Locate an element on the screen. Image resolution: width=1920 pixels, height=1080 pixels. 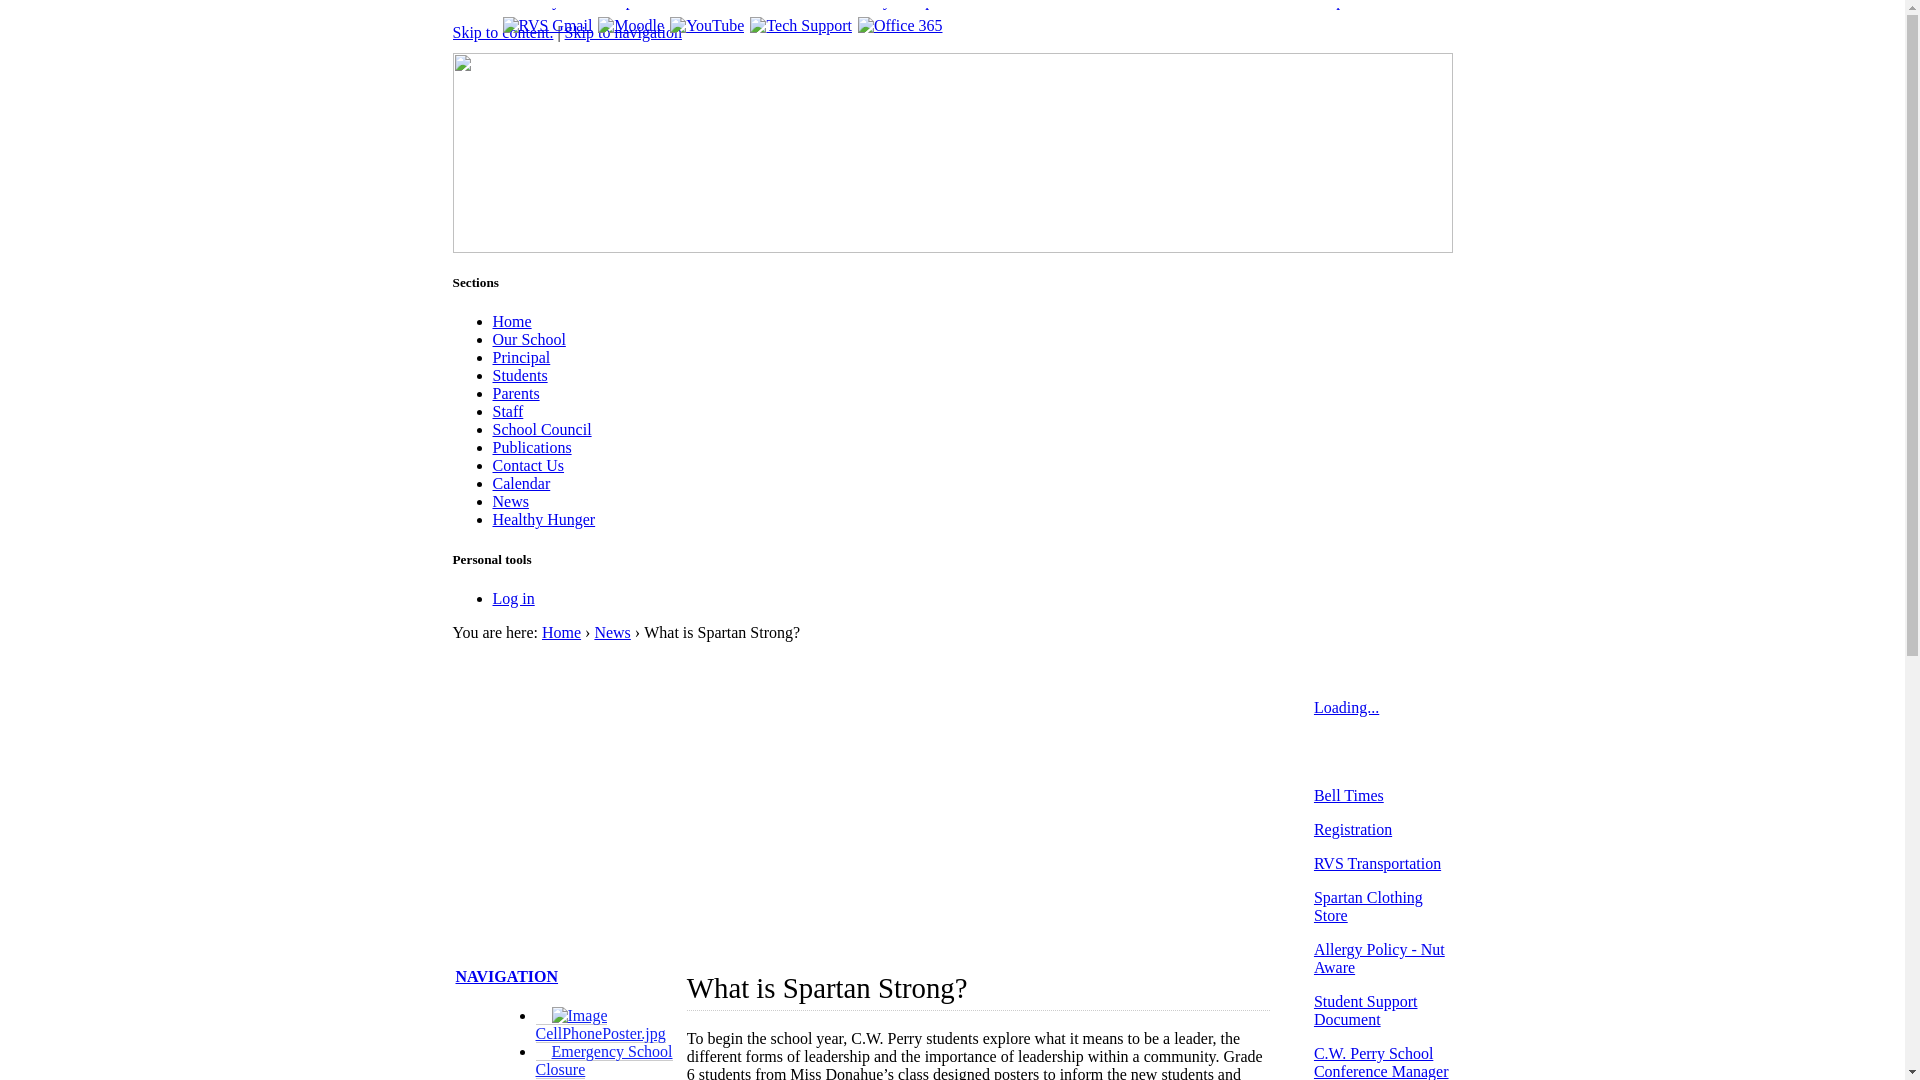
'Skip to navigation' is located at coordinates (622, 32).